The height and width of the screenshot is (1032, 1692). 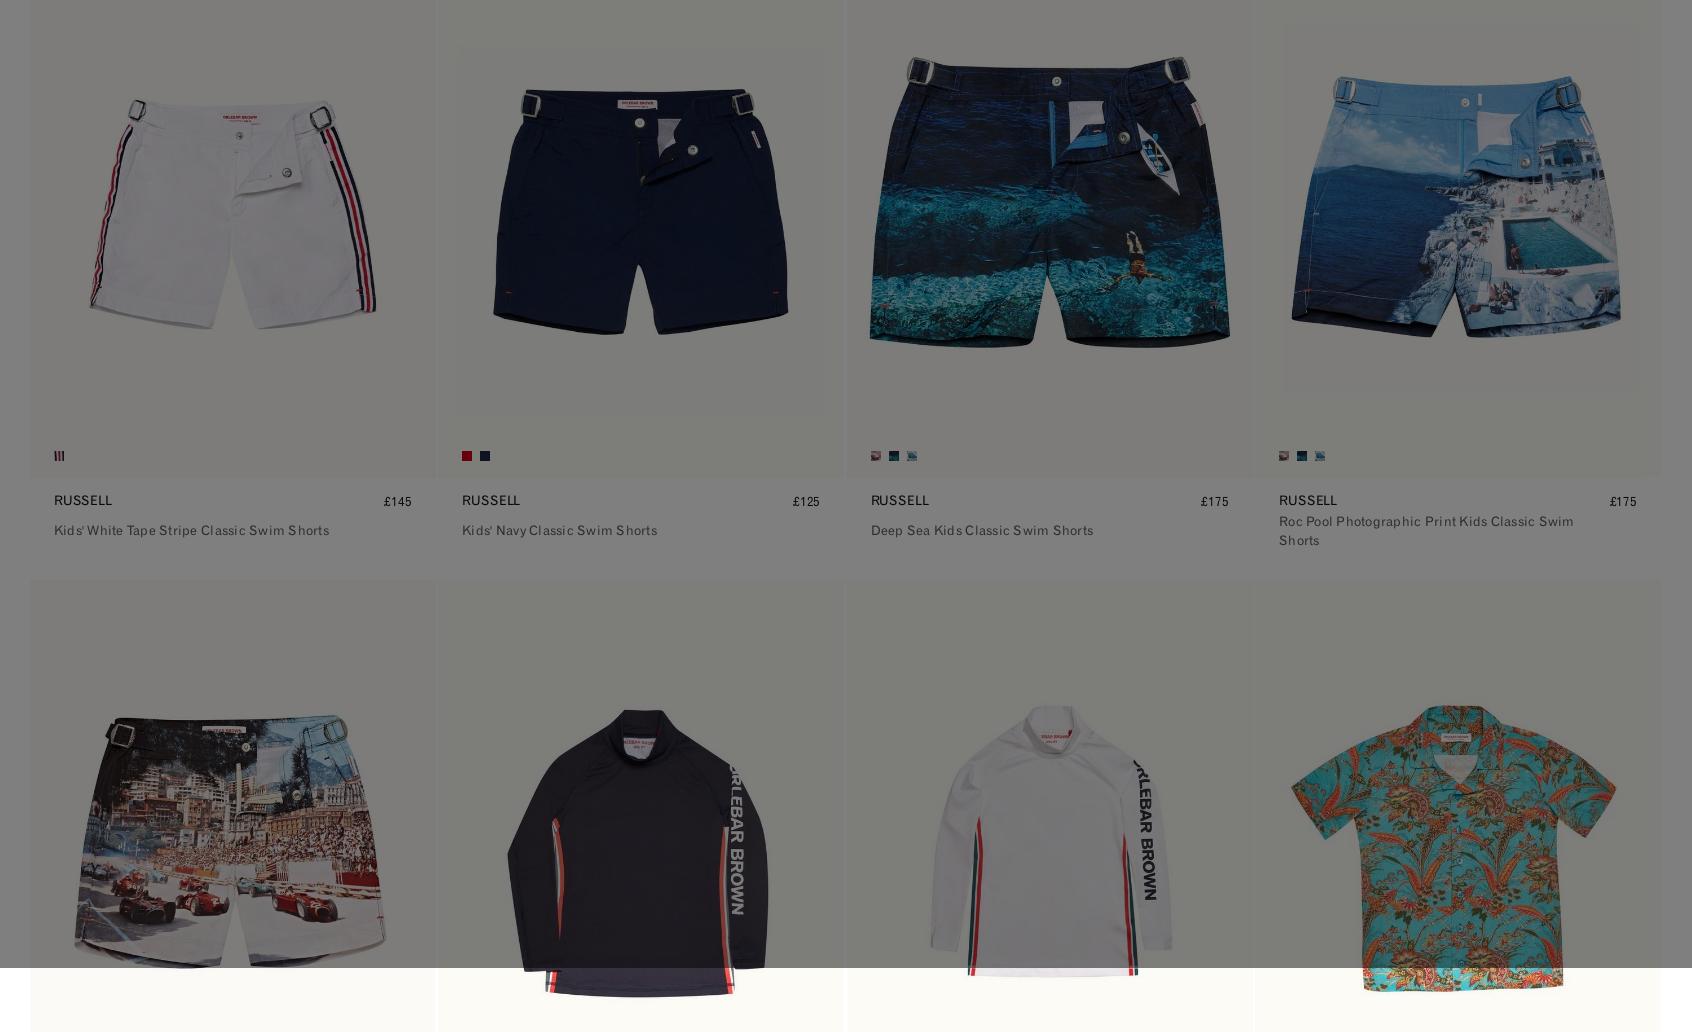 What do you see at coordinates (981, 530) in the screenshot?
I see `'Deep Sea Kids Classic Swim Shorts'` at bounding box center [981, 530].